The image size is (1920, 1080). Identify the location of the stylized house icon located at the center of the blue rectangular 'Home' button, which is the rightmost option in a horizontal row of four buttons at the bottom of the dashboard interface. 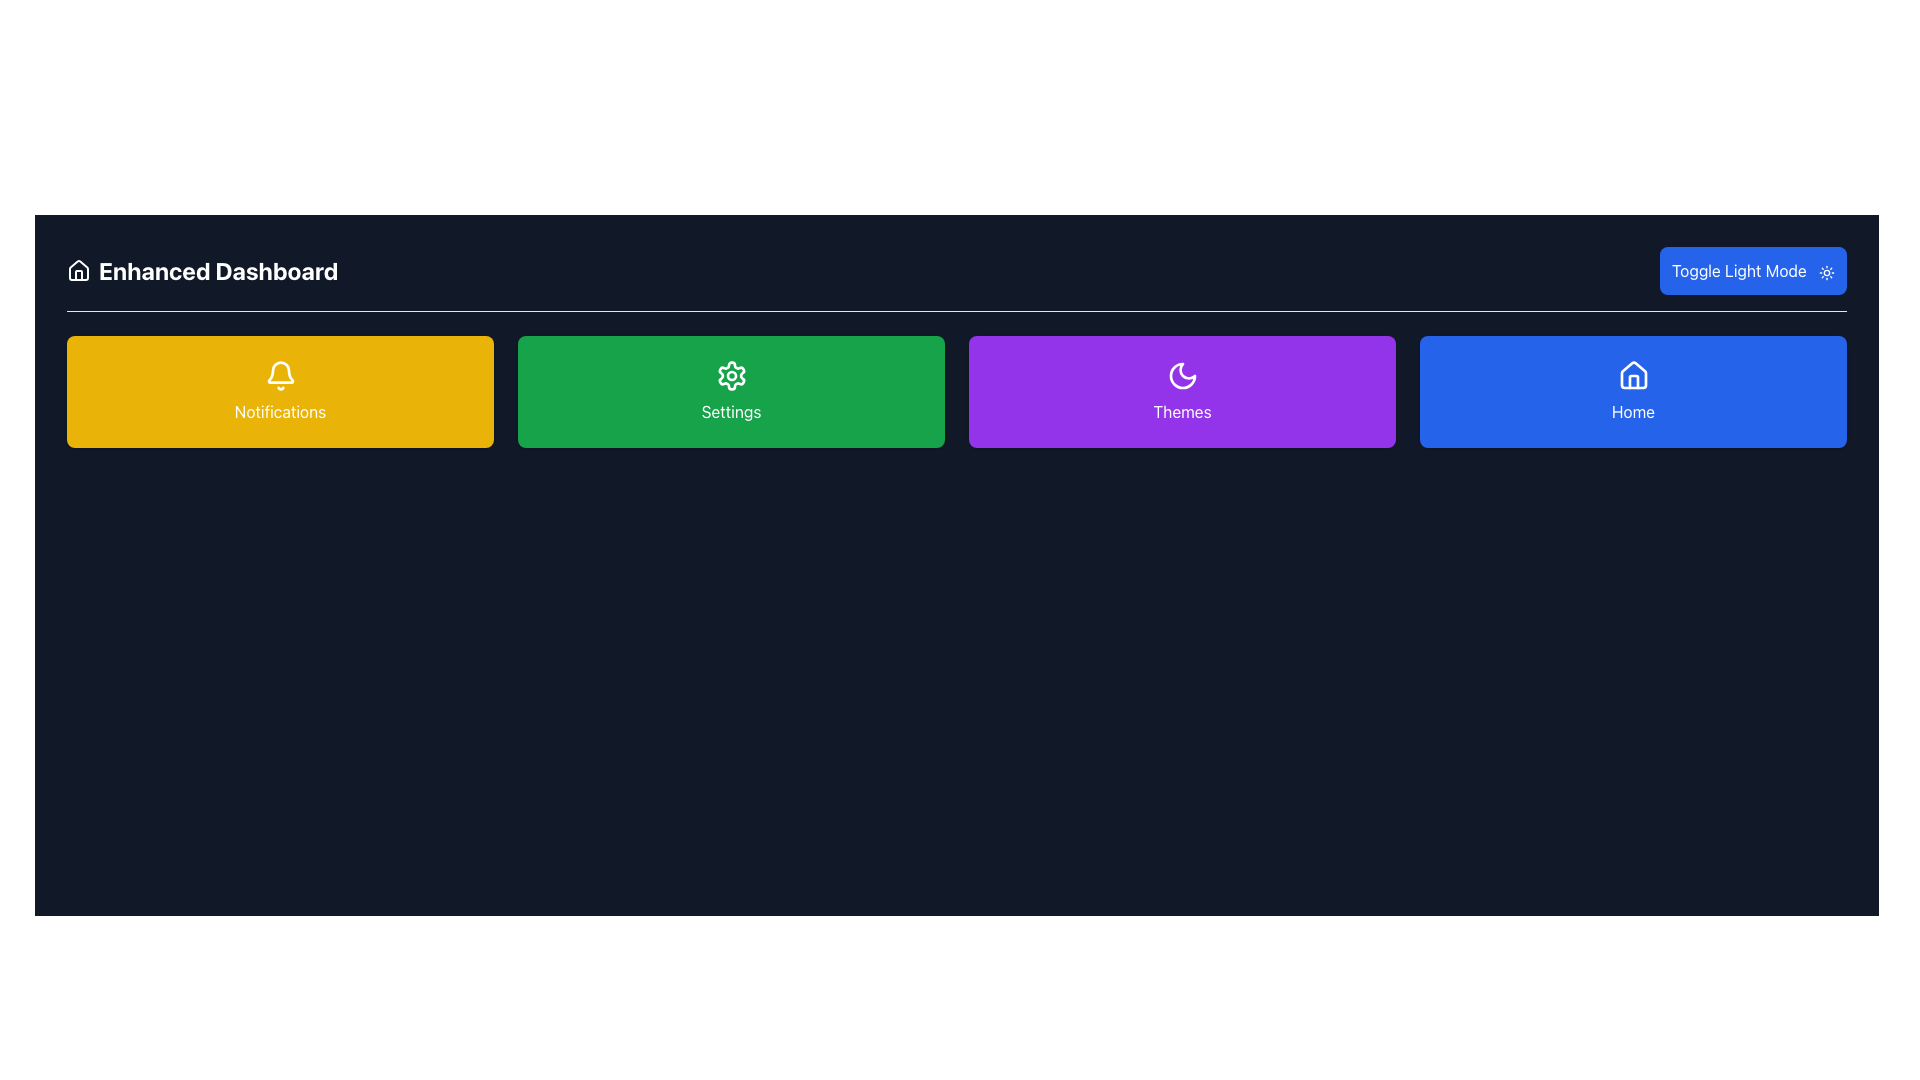
(1633, 375).